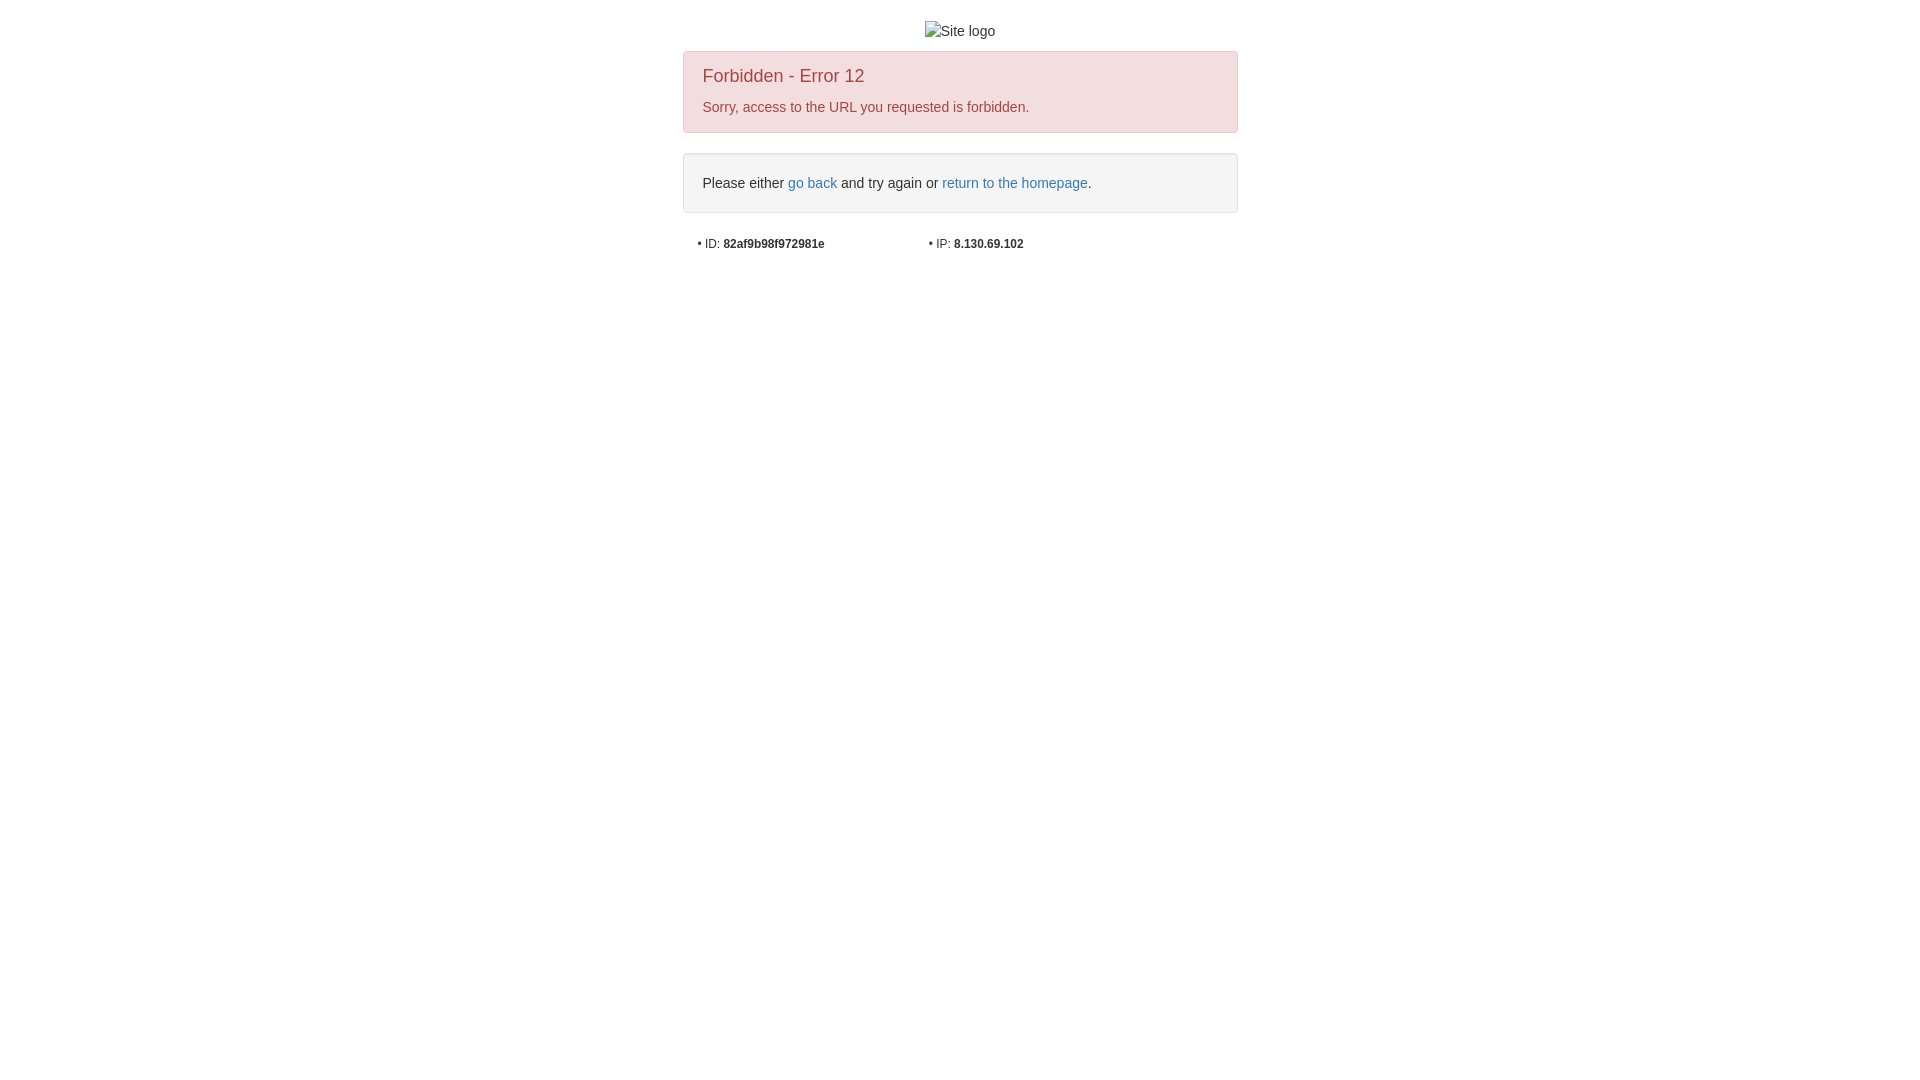 This screenshot has width=1920, height=1080. Describe the element at coordinates (1014, 182) in the screenshot. I see `'return to the homepage'` at that location.